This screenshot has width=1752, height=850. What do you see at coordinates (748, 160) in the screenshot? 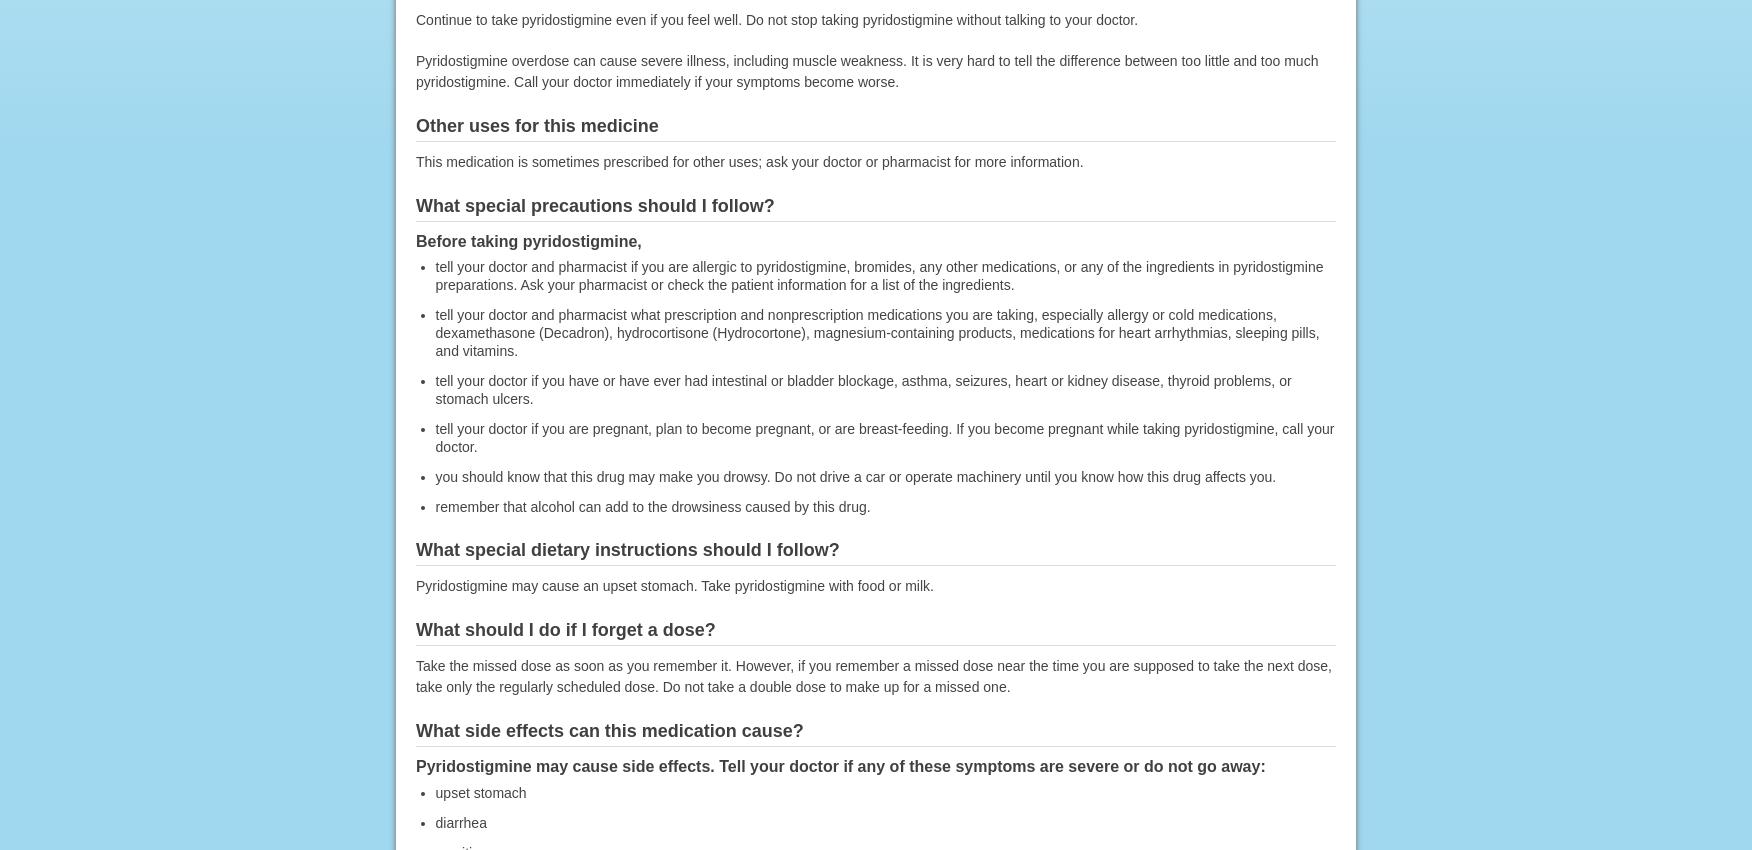
I see `'This medication is sometimes prescribed for other uses; ask your doctor or pharmacist for more information.'` at bounding box center [748, 160].